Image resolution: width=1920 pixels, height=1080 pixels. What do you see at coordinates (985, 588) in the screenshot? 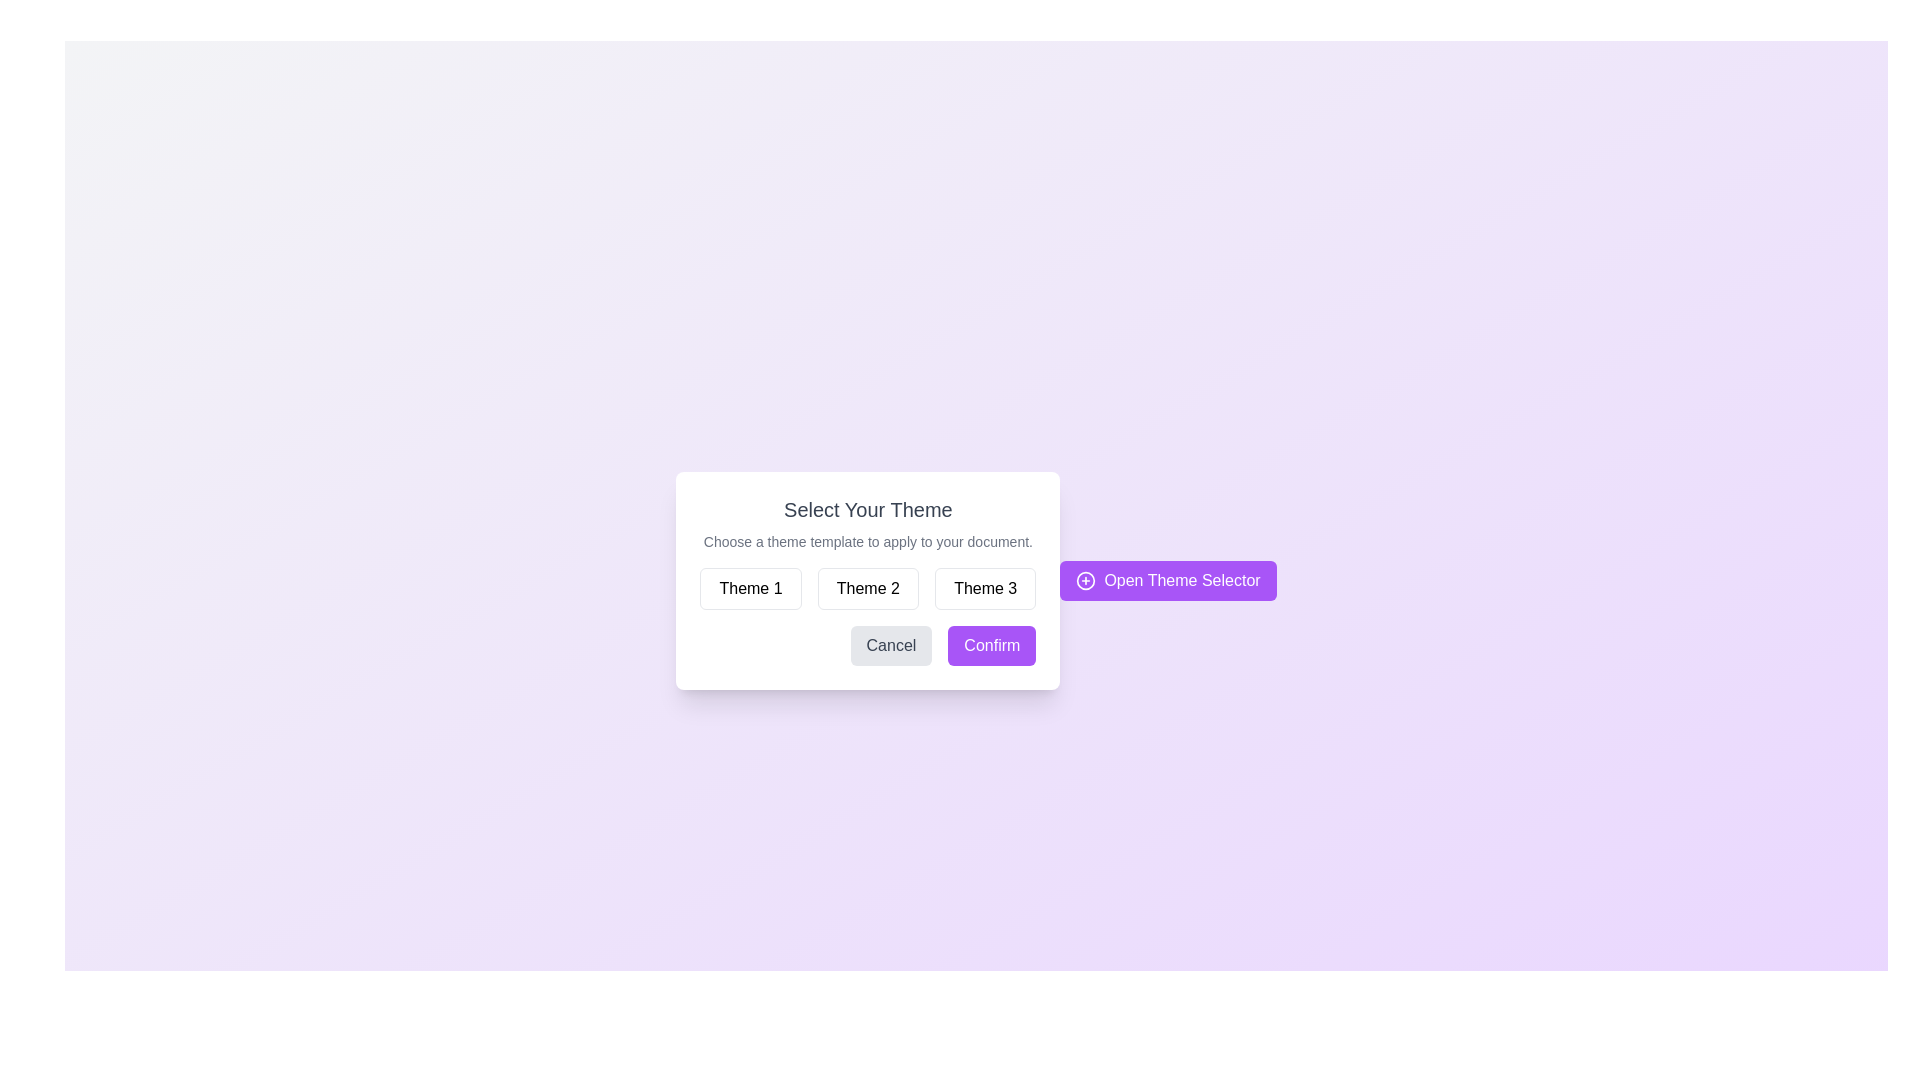
I see `the third selectable button labeled 'Theme 3' located in the bottom-right corner of the modal dialog box` at bounding box center [985, 588].